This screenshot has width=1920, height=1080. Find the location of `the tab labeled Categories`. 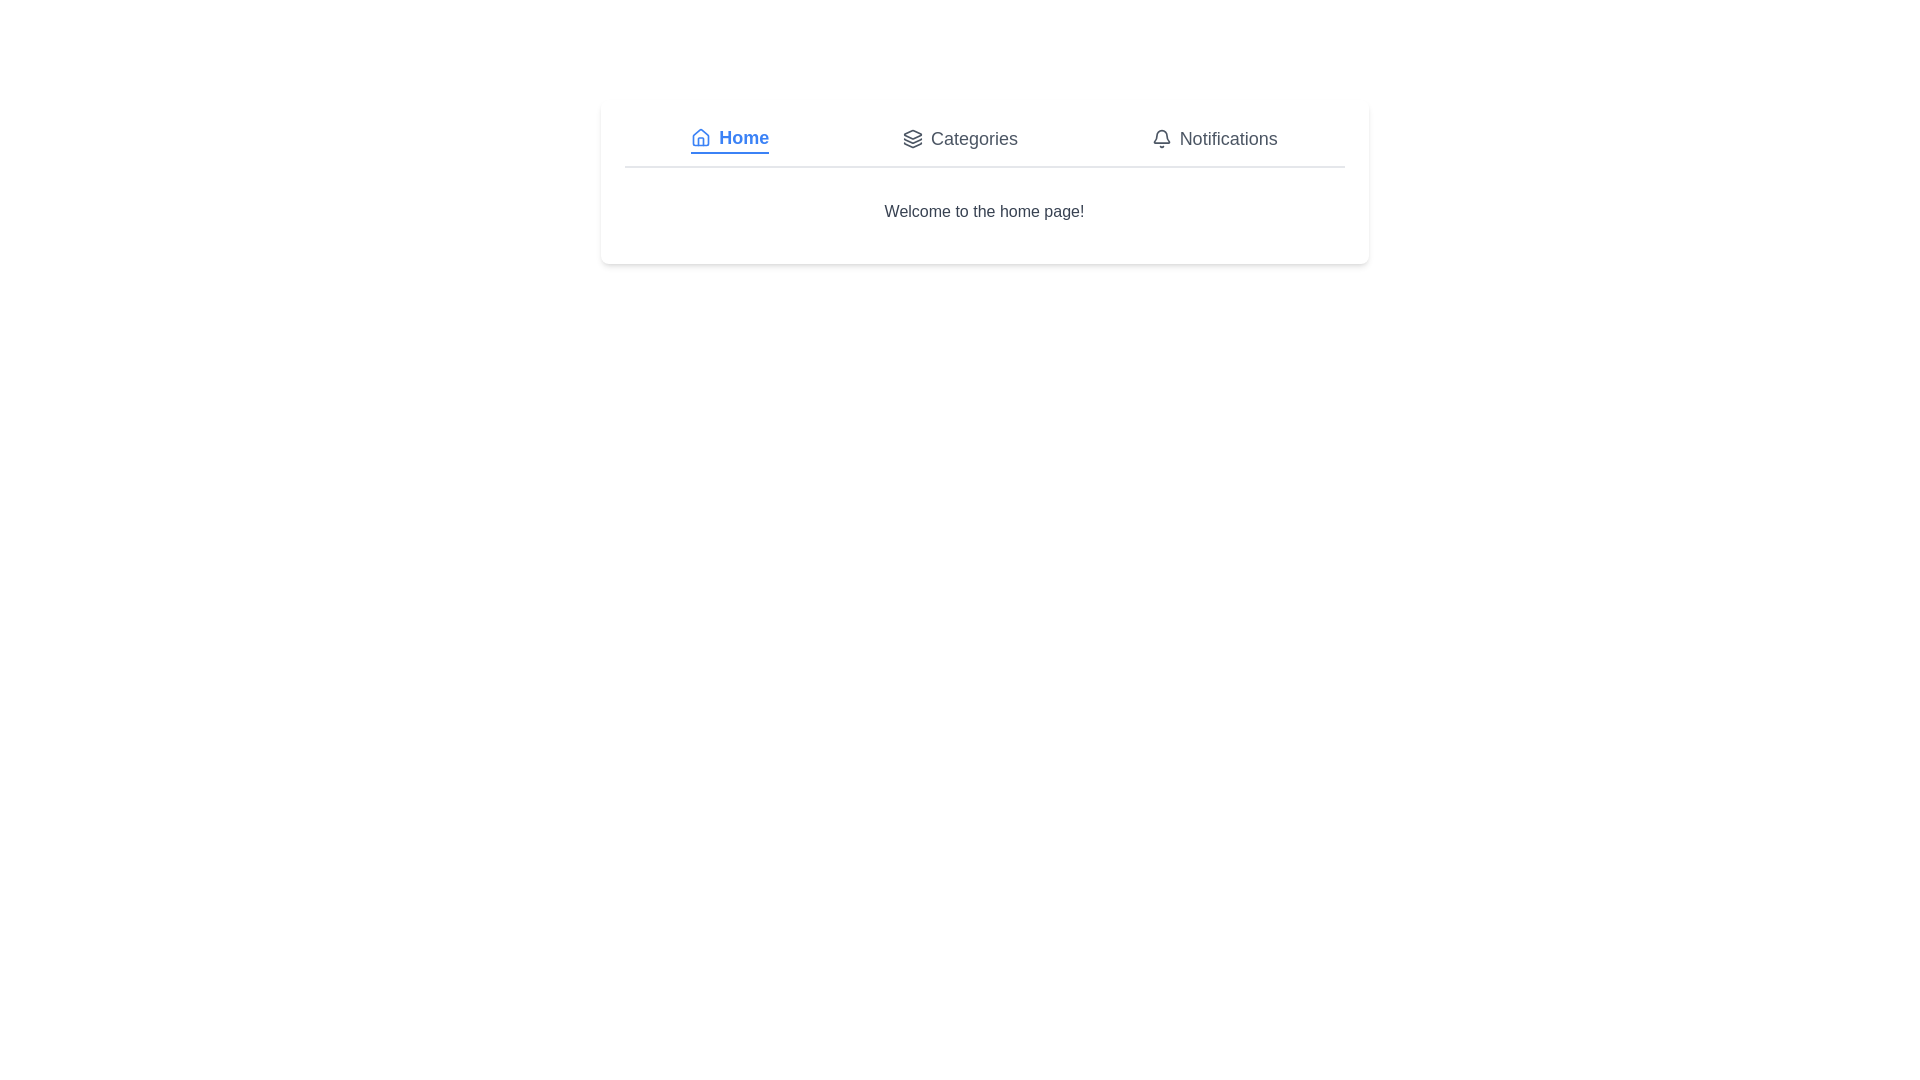

the tab labeled Categories is located at coordinates (960, 137).